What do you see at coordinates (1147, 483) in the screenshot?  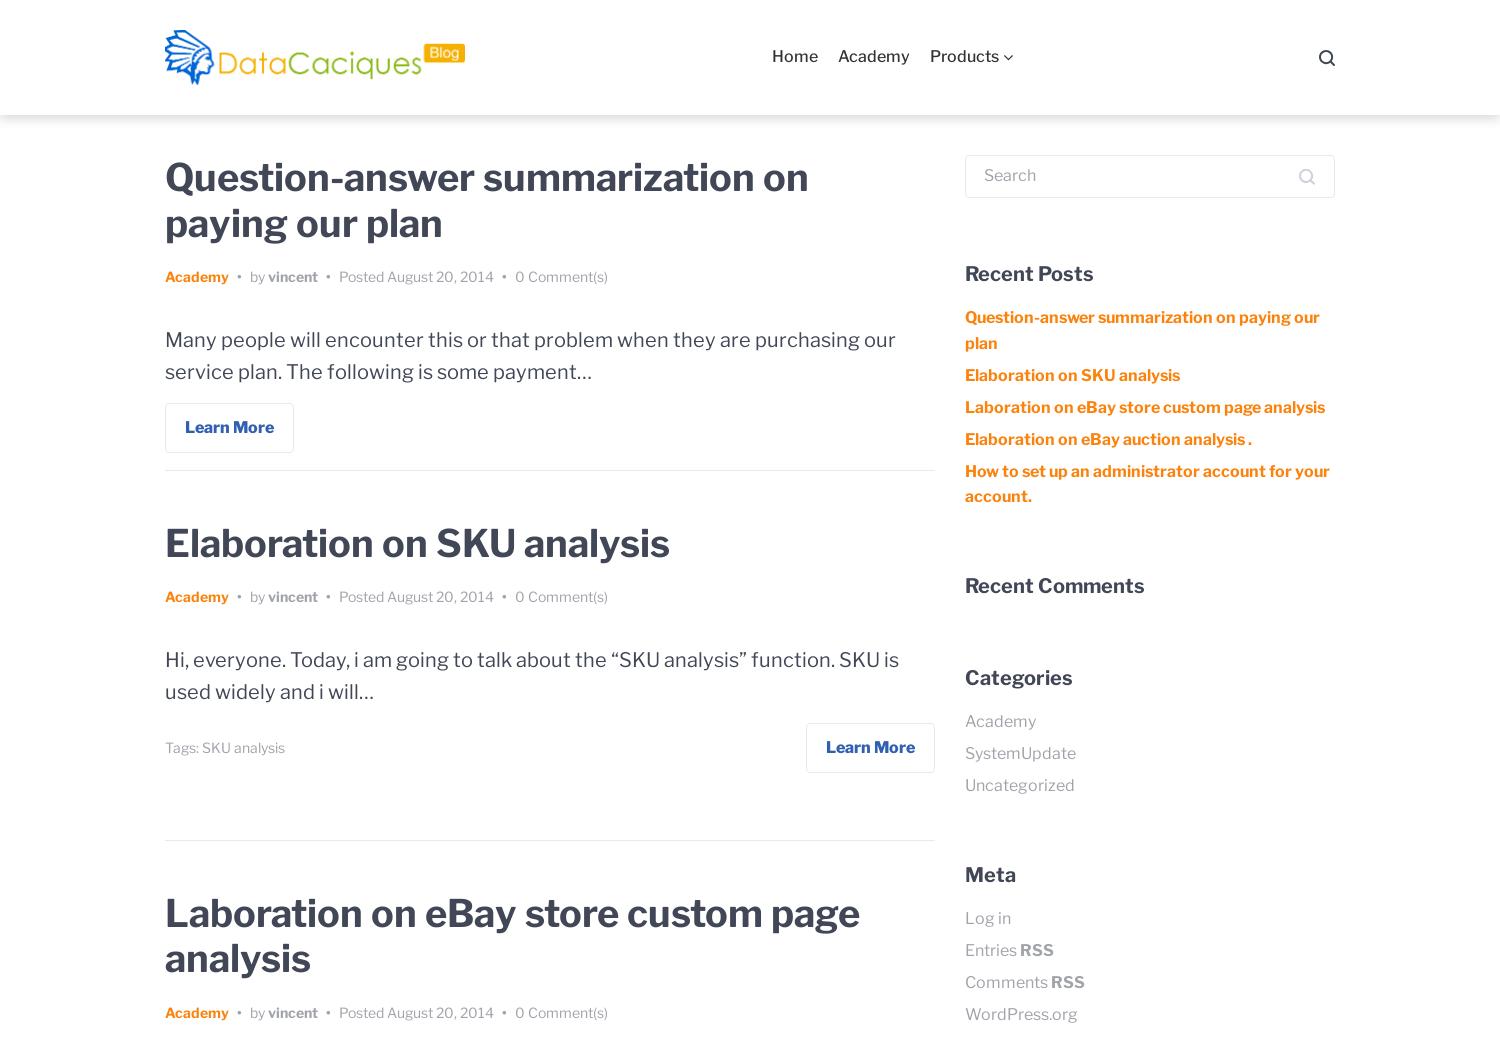 I see `'How to set up an administrator account for your account.'` at bounding box center [1147, 483].